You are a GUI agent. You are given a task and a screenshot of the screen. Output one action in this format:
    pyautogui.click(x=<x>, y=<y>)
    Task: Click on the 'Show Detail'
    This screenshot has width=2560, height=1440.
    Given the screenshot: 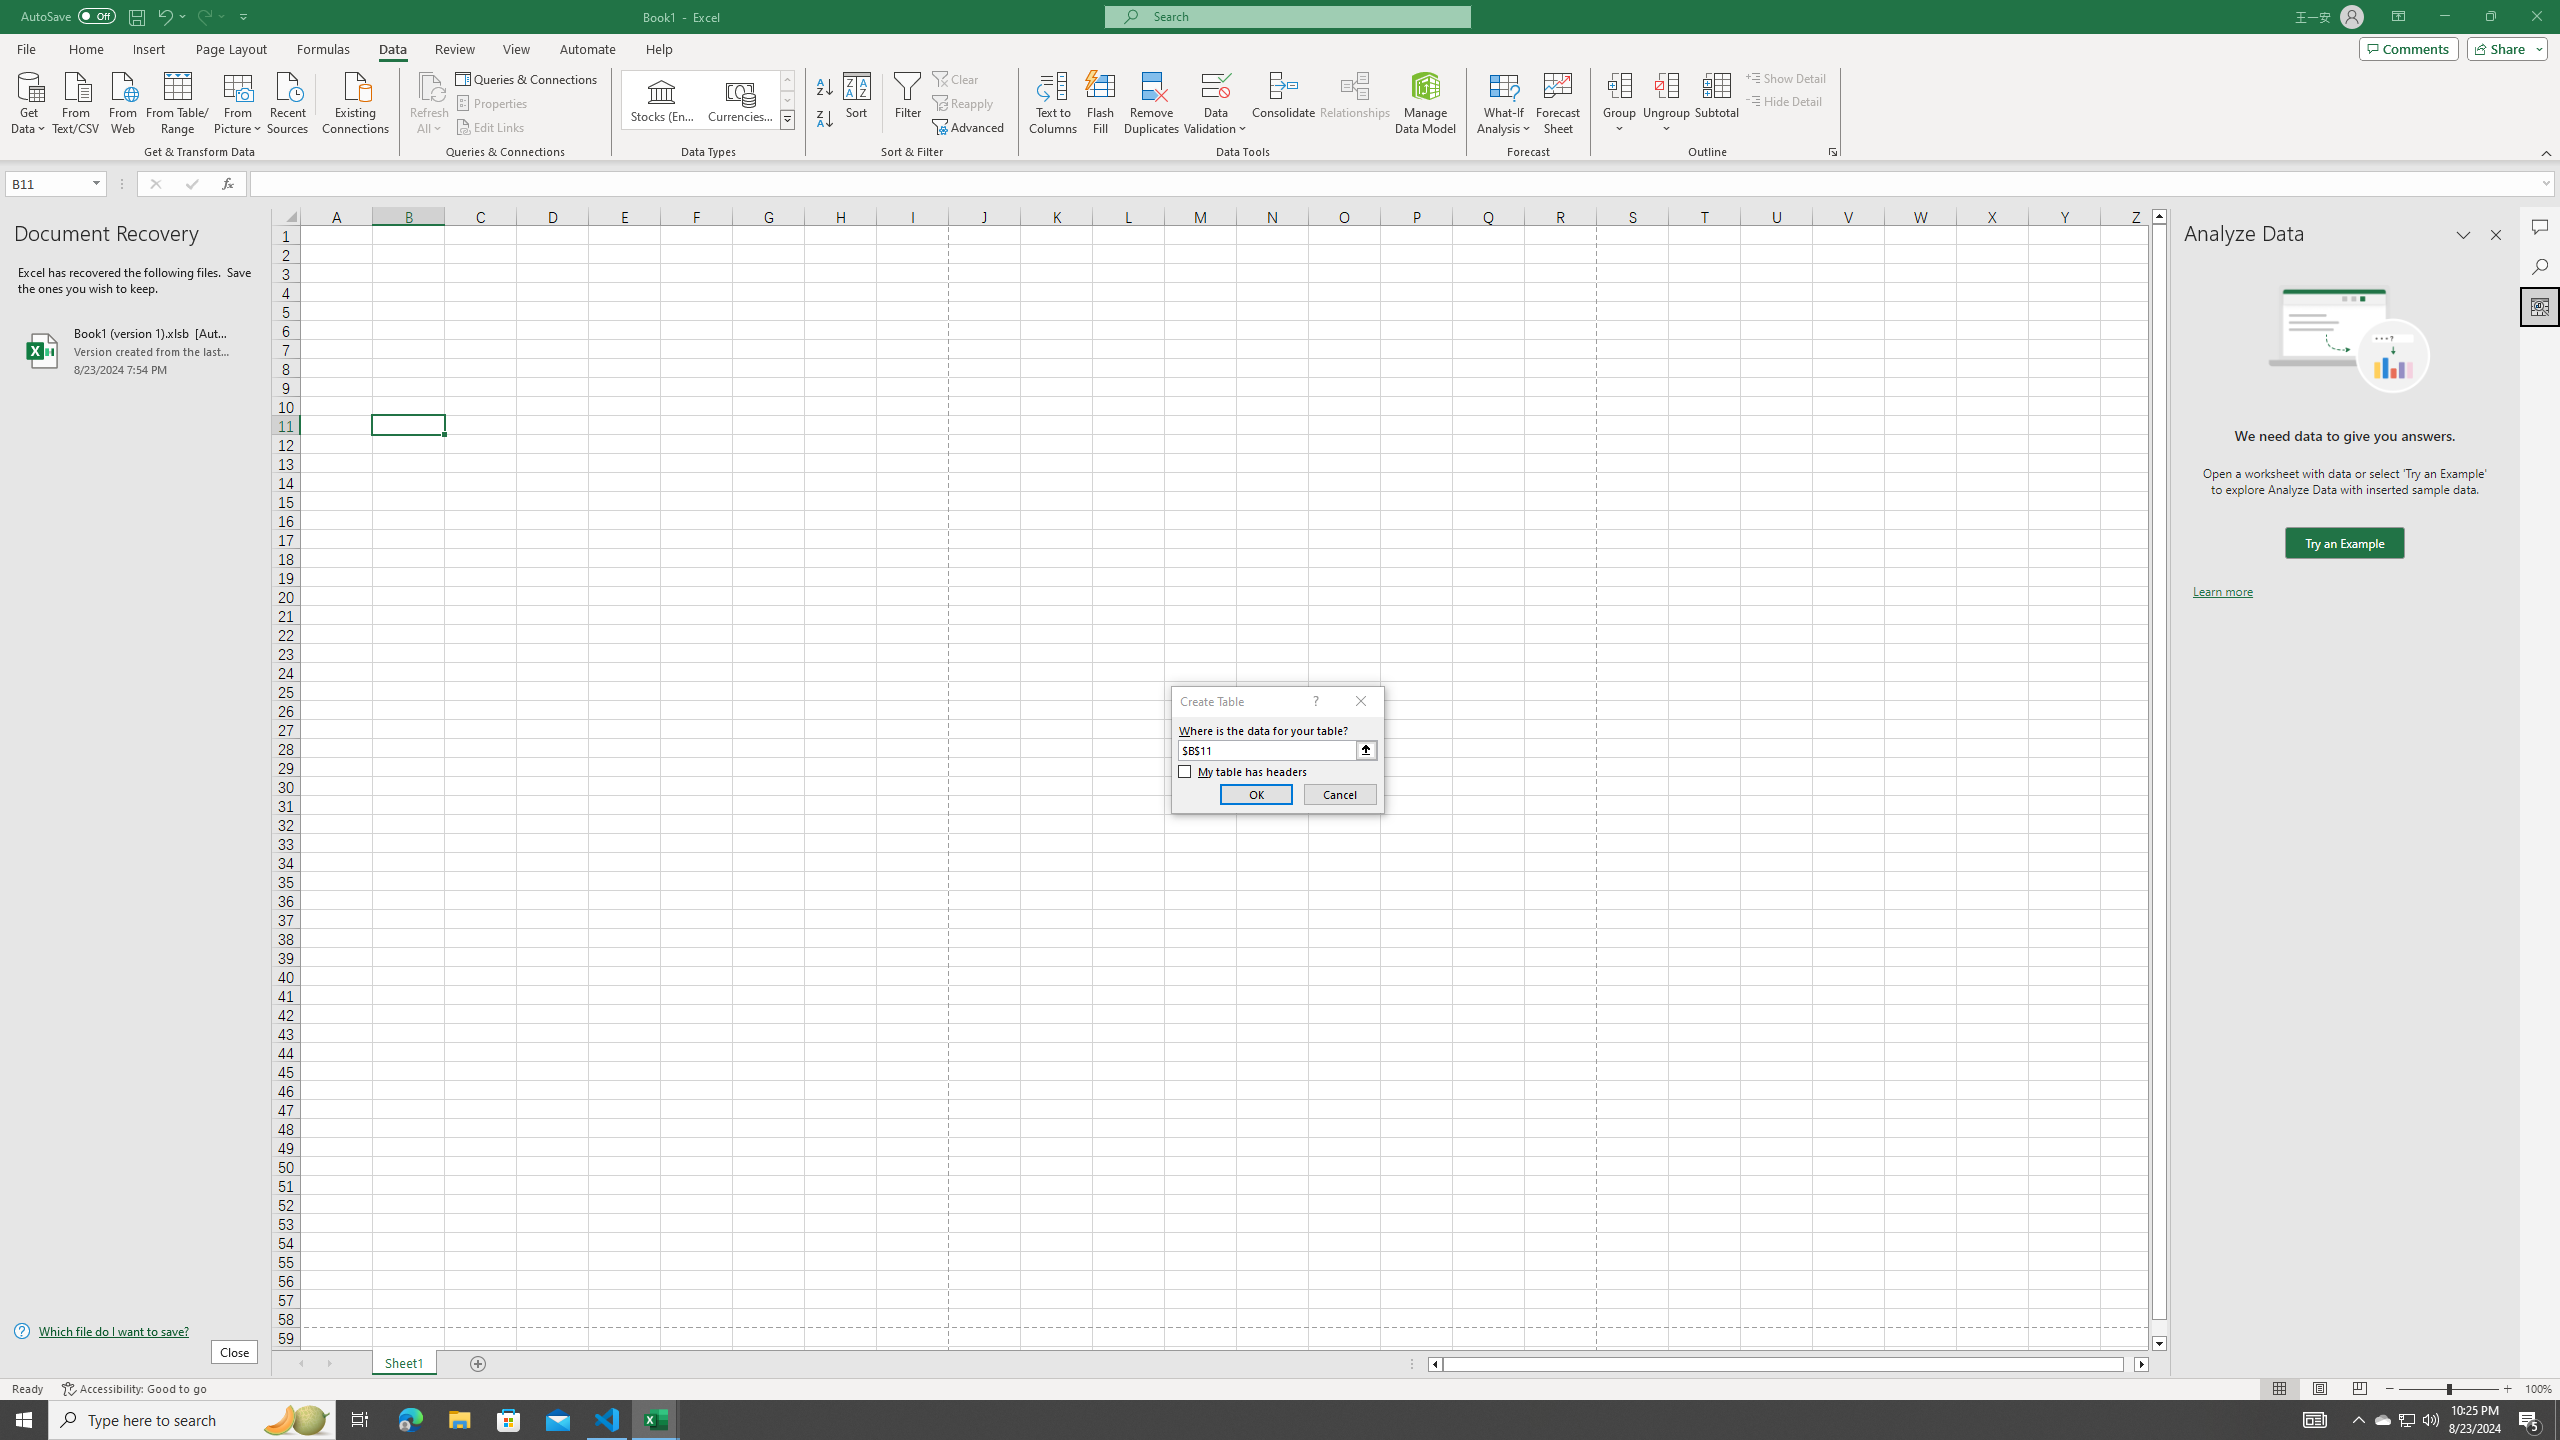 What is the action you would take?
    pyautogui.click(x=1785, y=77)
    